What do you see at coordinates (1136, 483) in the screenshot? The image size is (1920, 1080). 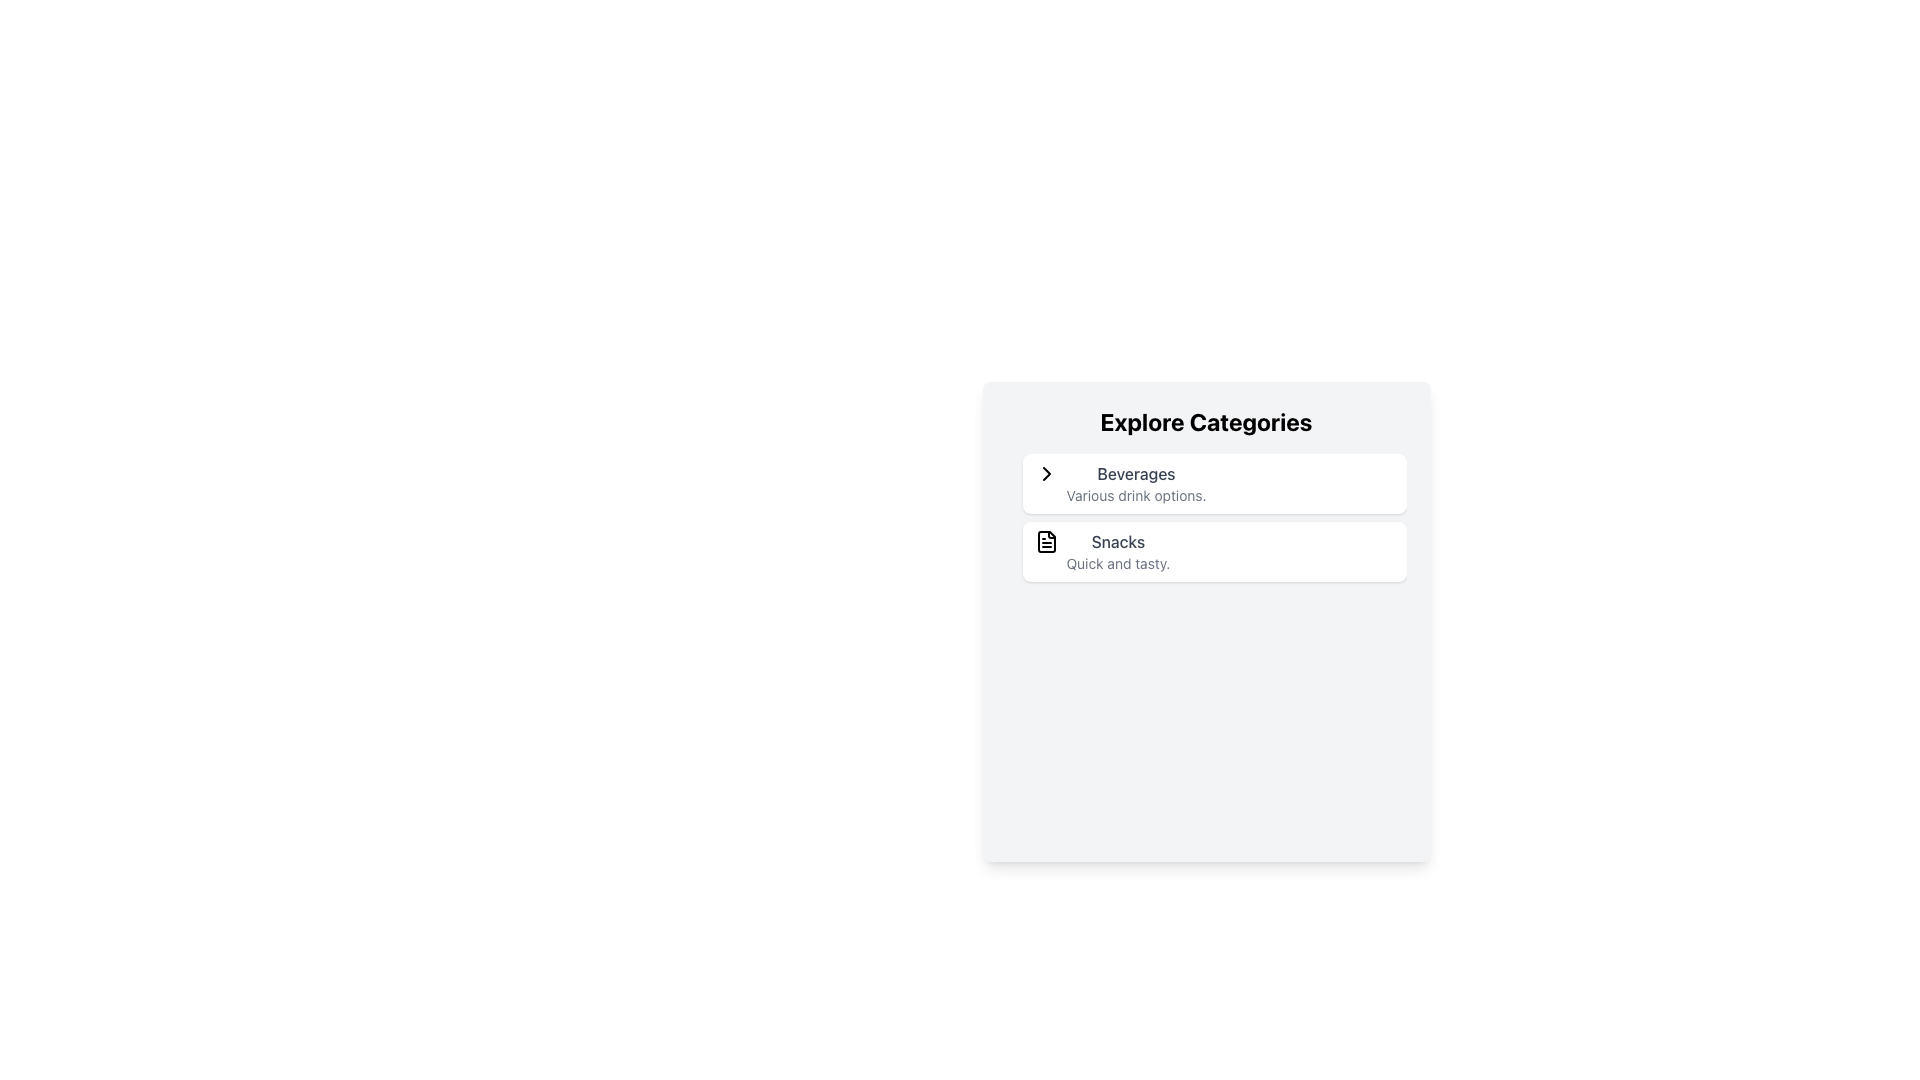 I see `the 'Beverages' category element, which features a bold title and a subtitle in a white rectangular section` at bounding box center [1136, 483].